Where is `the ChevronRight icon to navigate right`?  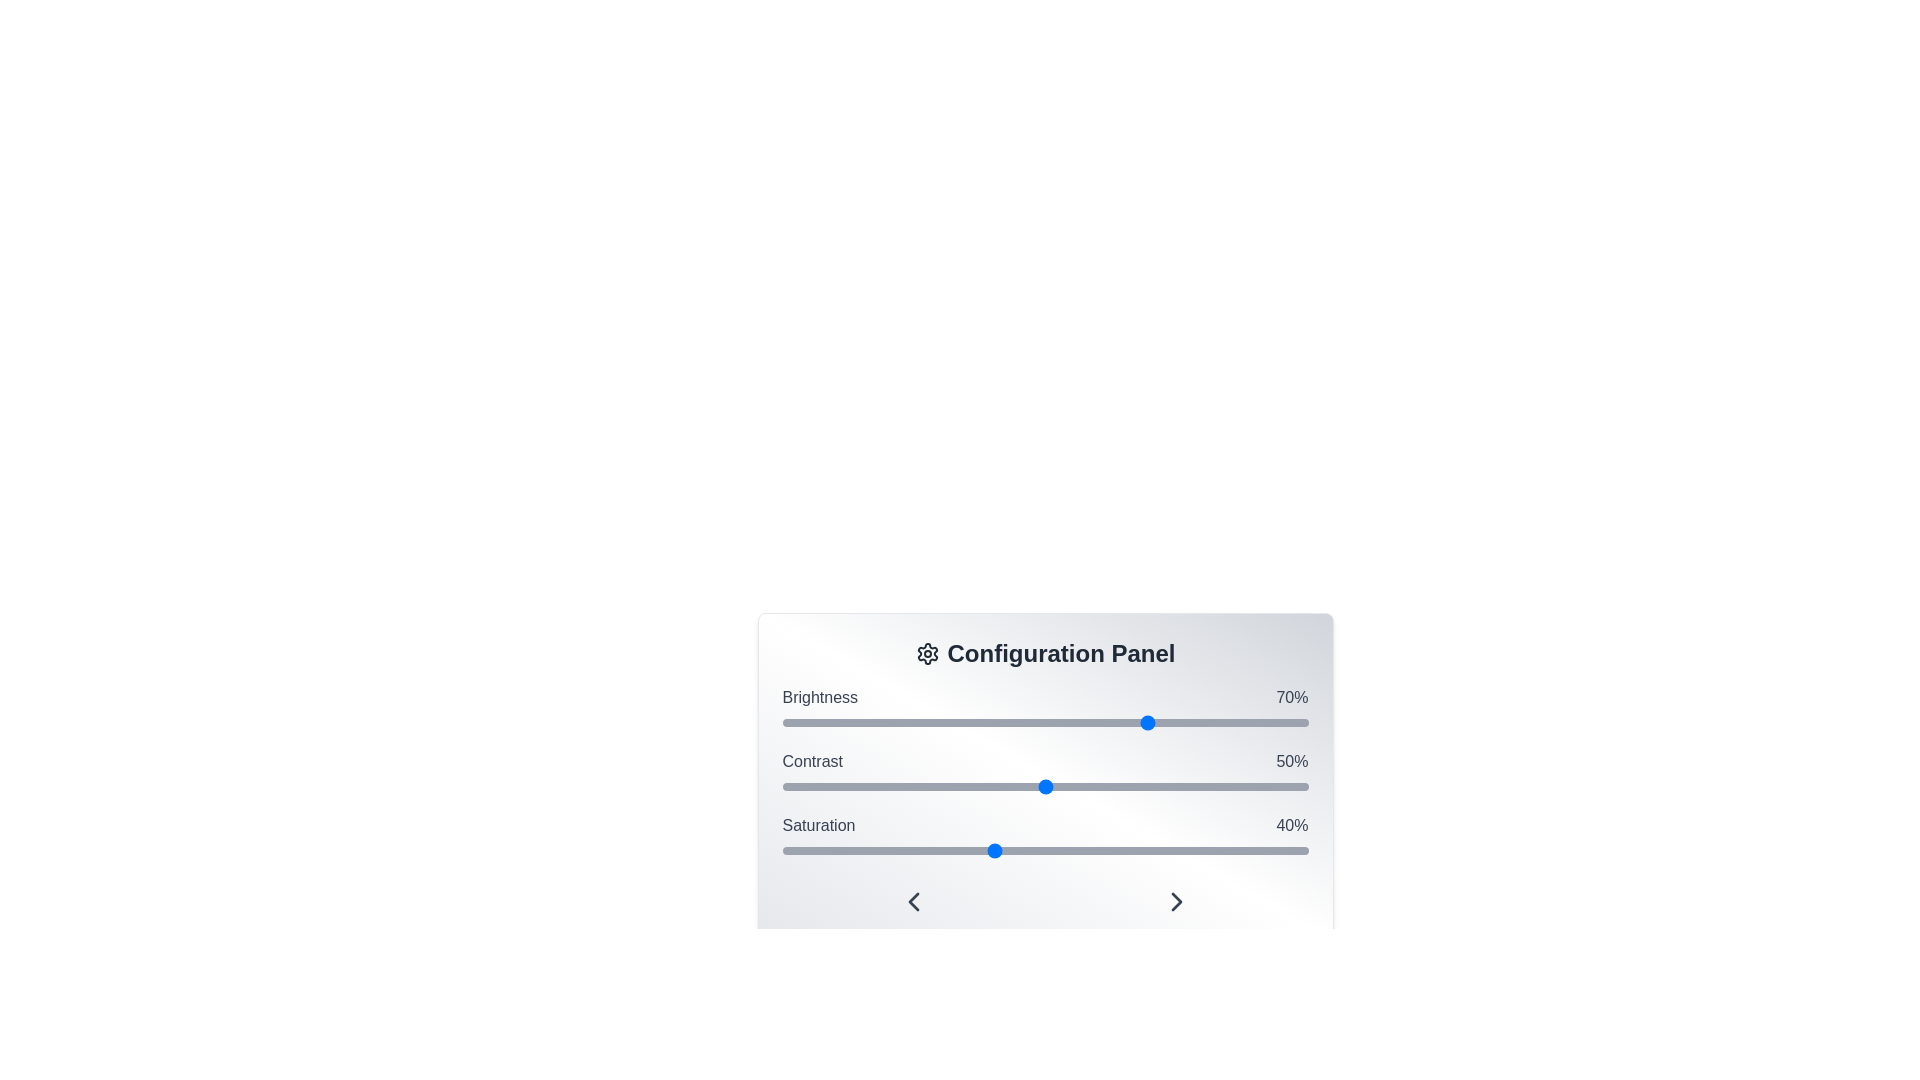 the ChevronRight icon to navigate right is located at coordinates (1176, 902).